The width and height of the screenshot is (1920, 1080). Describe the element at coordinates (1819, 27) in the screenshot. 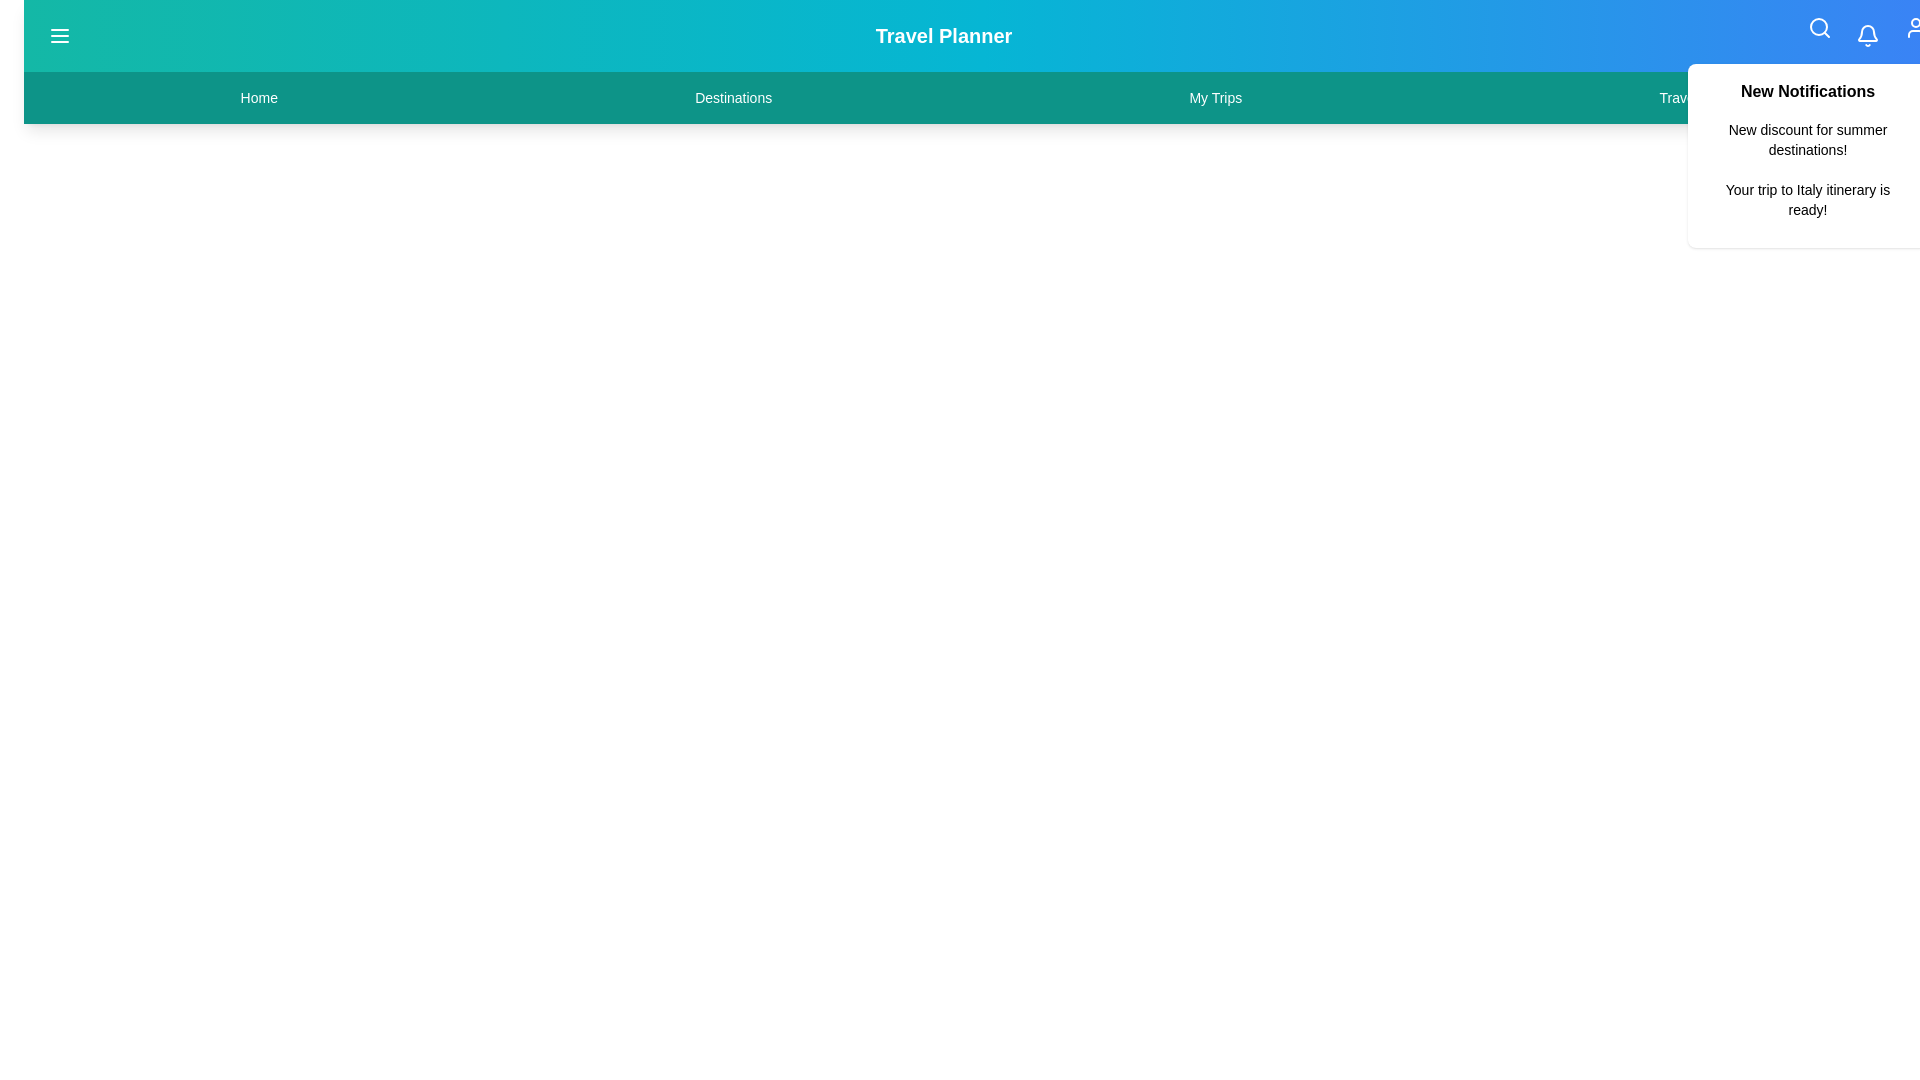

I see `the search icon in the top-right corner of the app bar` at that location.